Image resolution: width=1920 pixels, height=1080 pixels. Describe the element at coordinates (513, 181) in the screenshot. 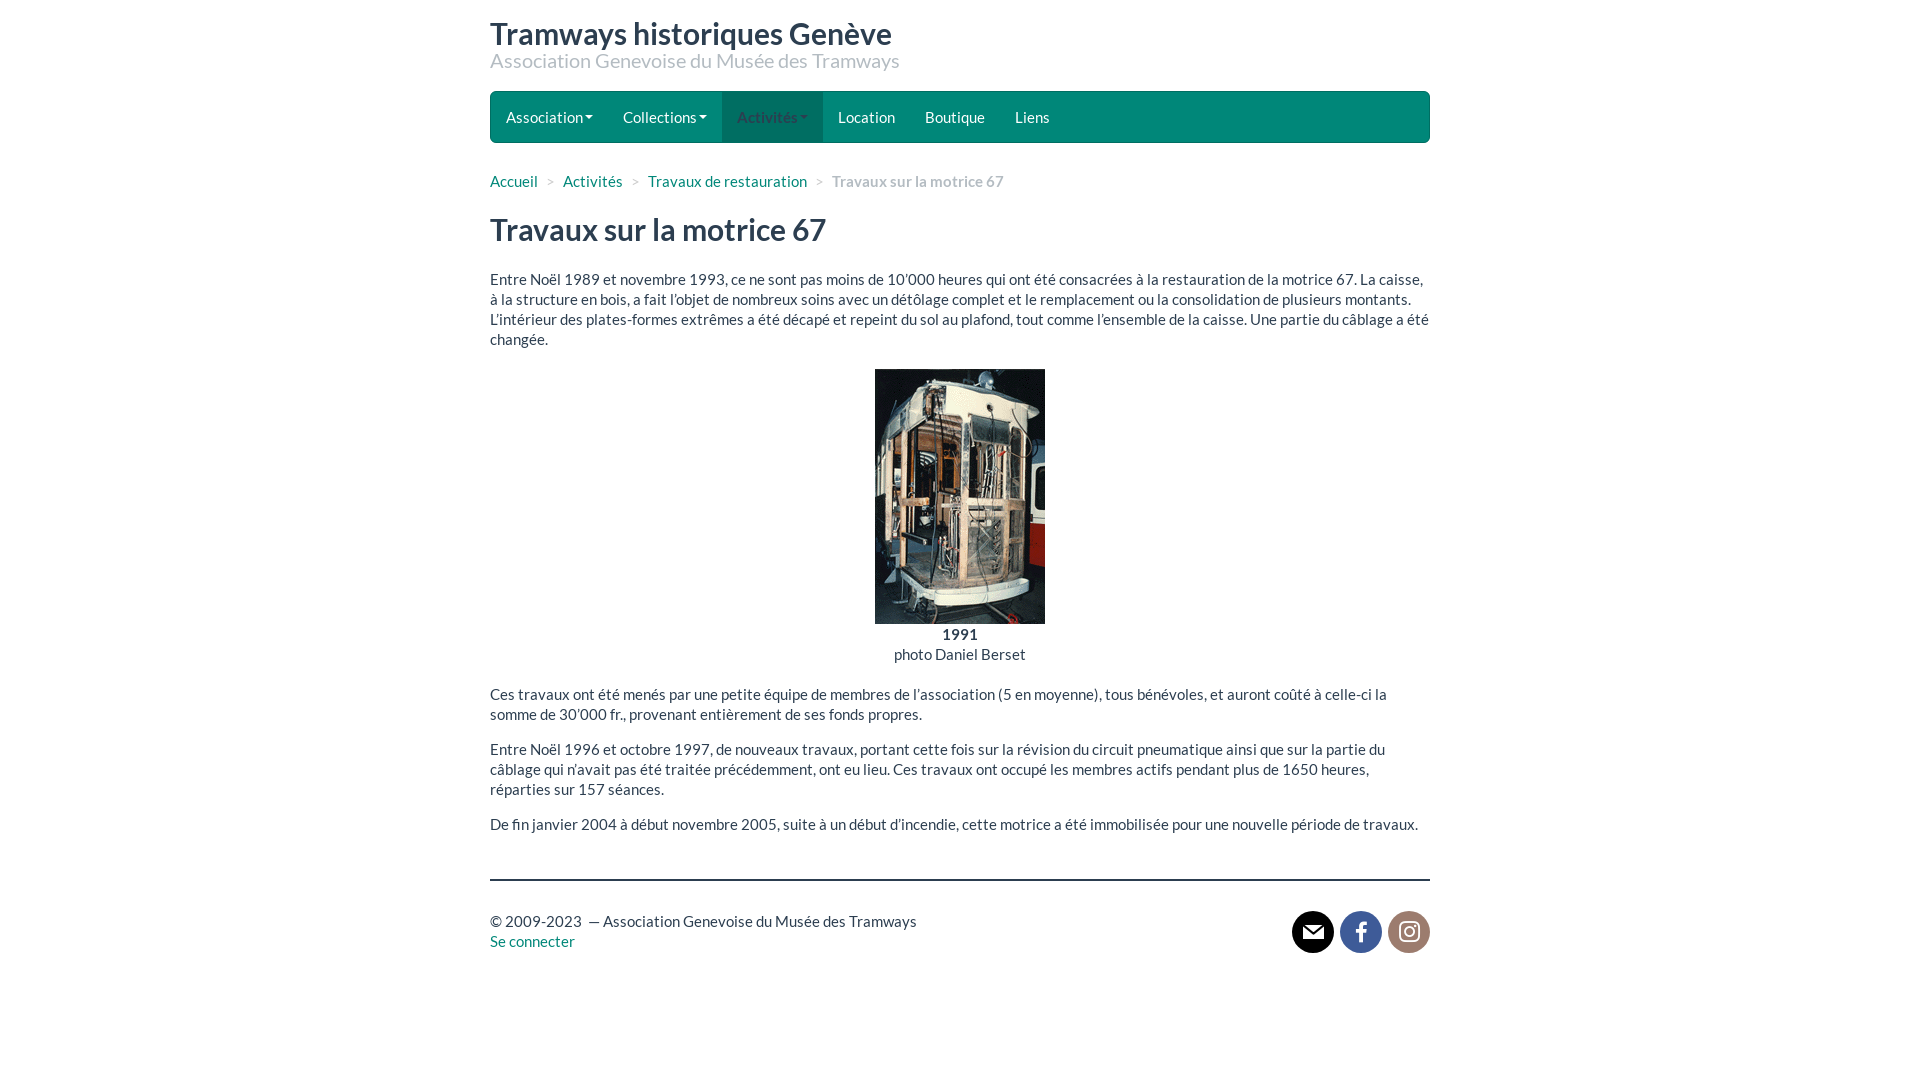

I see `'Accueil'` at that location.